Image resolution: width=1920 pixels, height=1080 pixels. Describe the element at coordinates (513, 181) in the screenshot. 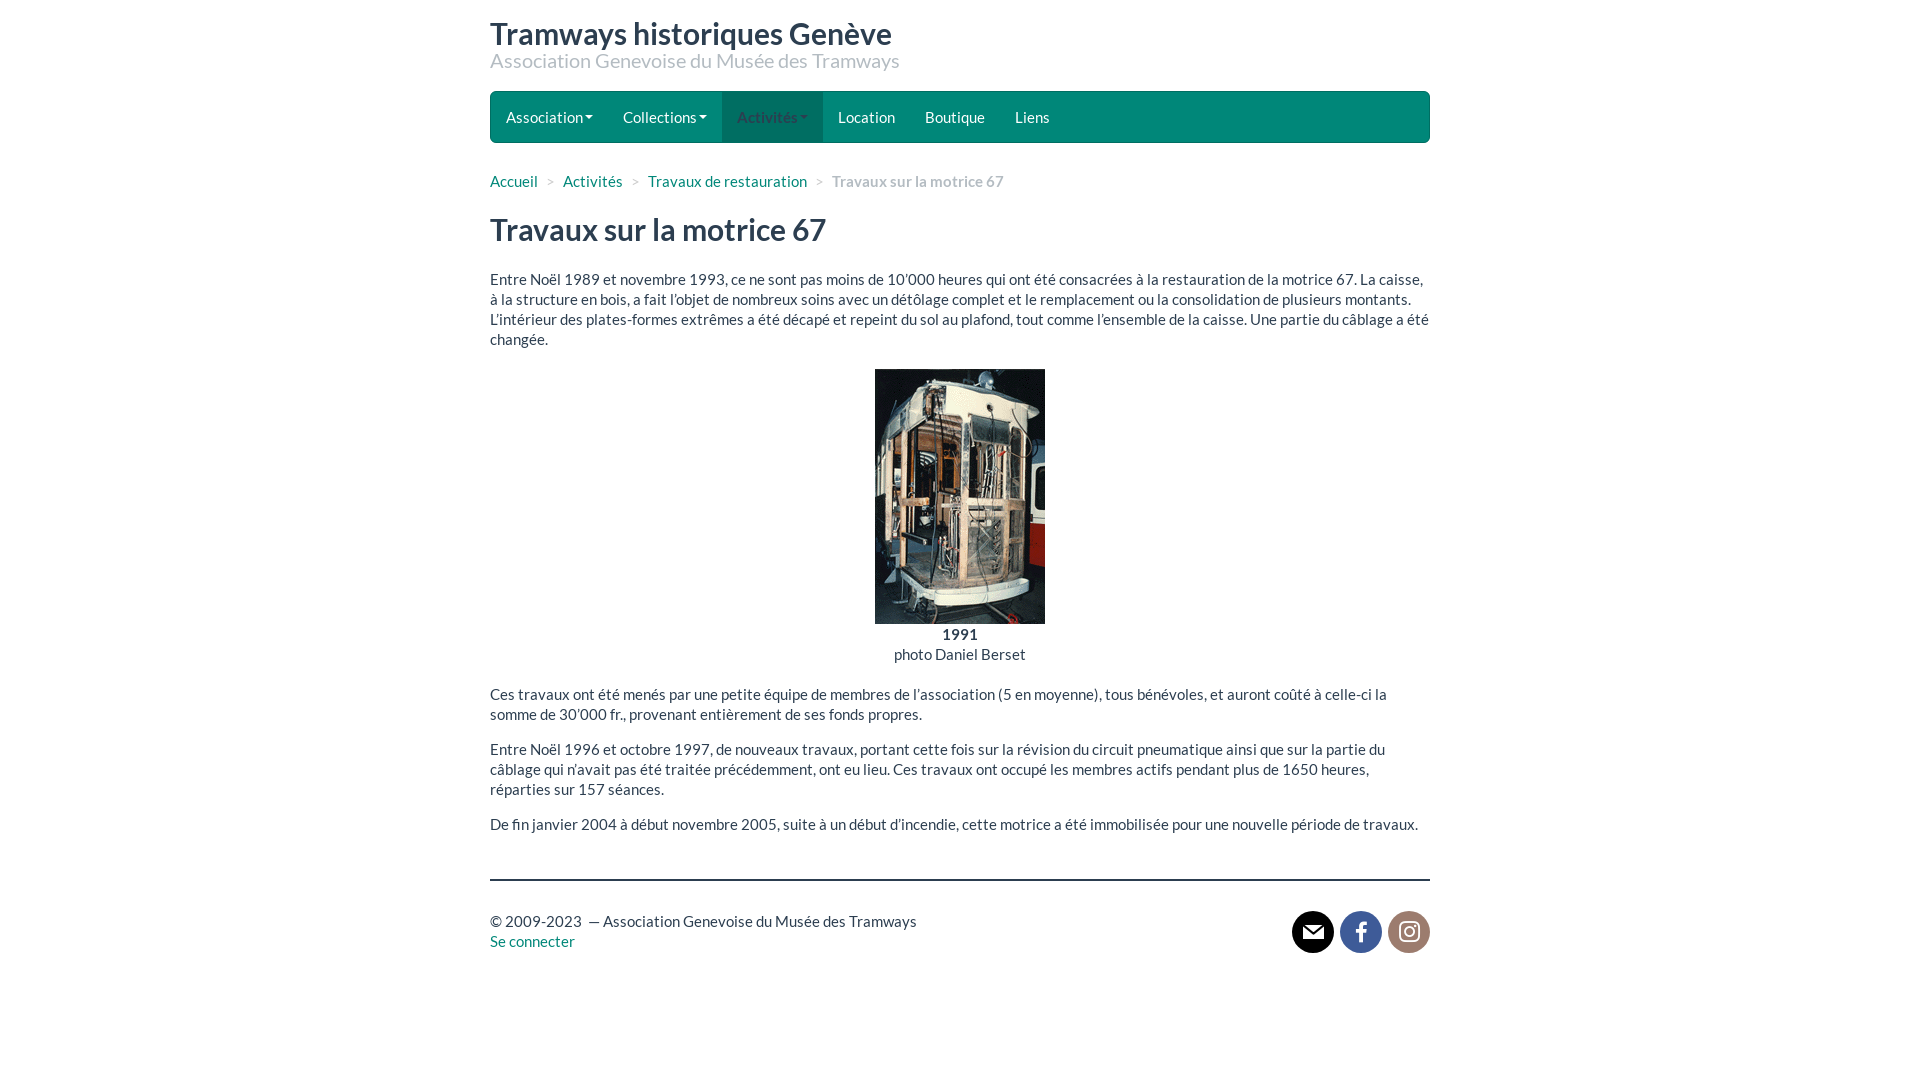

I see `'Accueil'` at that location.